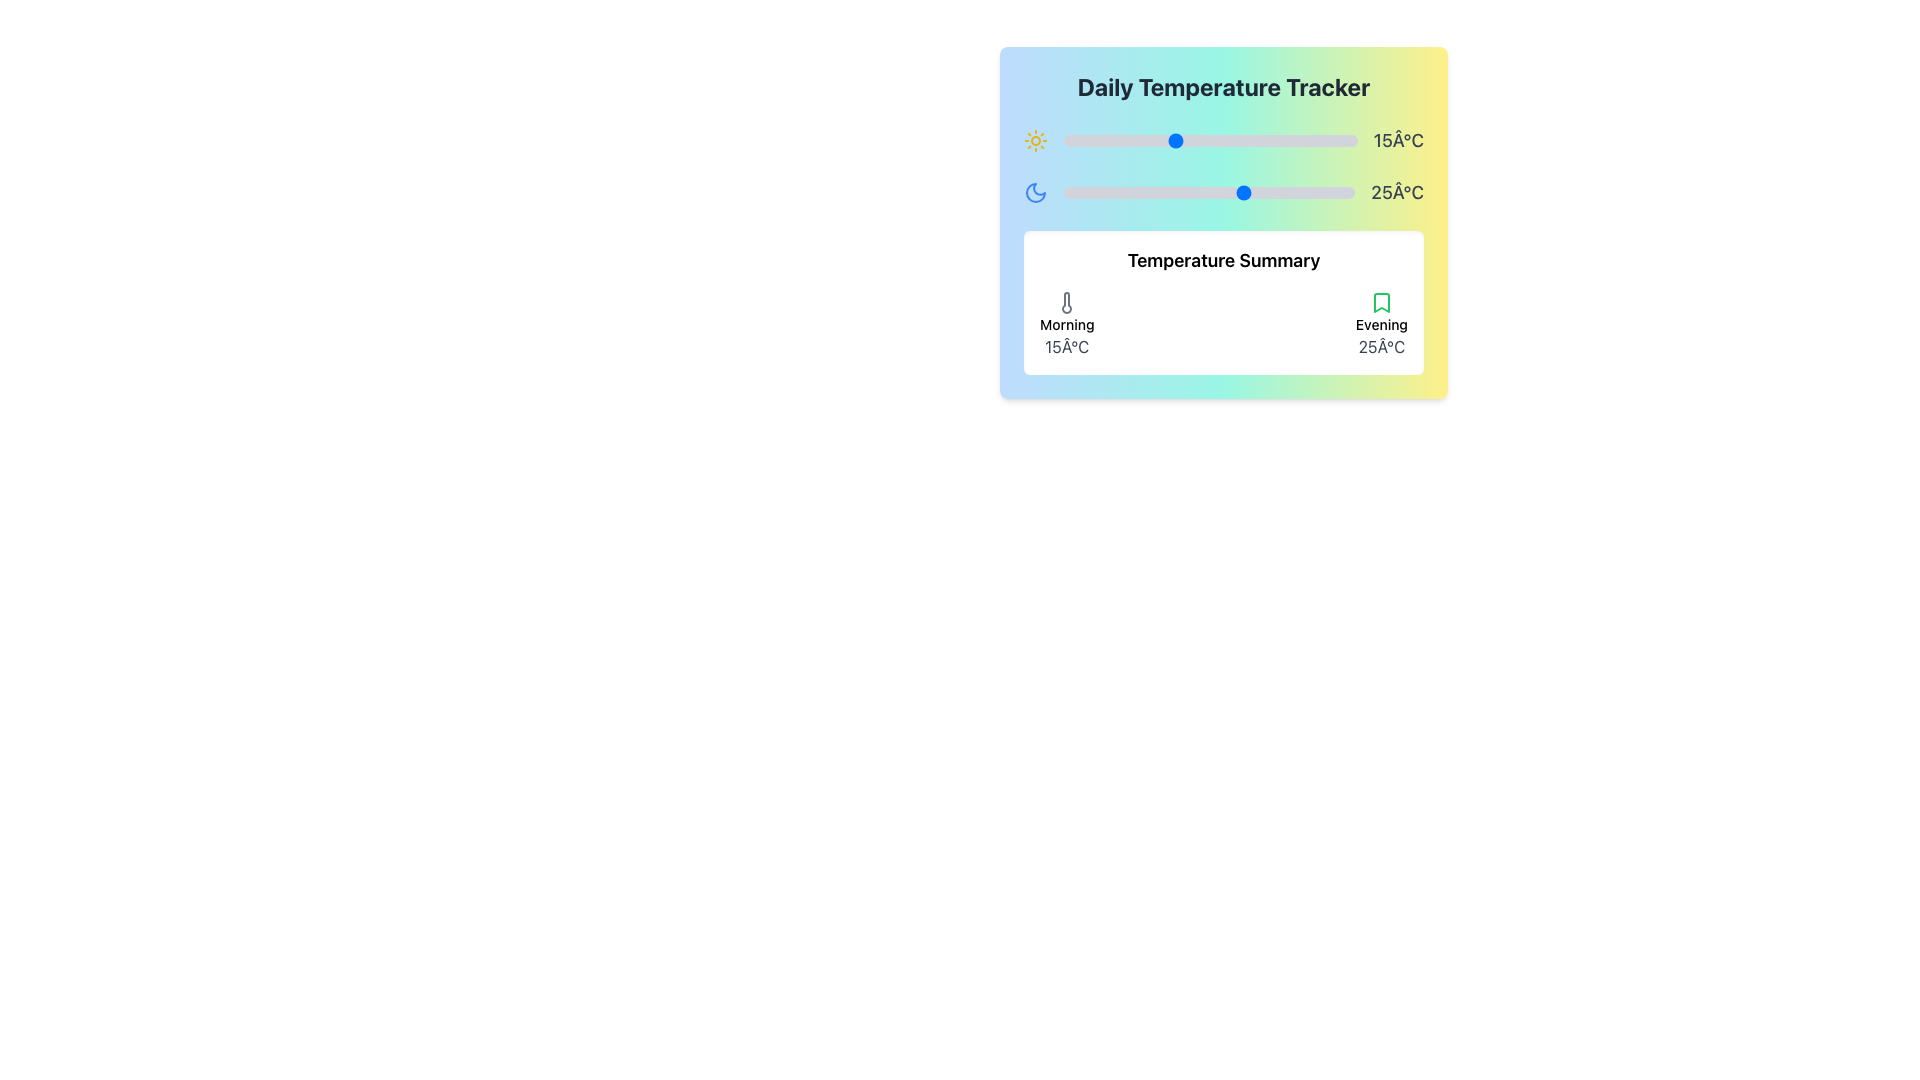 This screenshot has width=1920, height=1080. What do you see at coordinates (1381, 323) in the screenshot?
I see `the evening temperature component, which displays the temperature along with an icon, from its current position` at bounding box center [1381, 323].